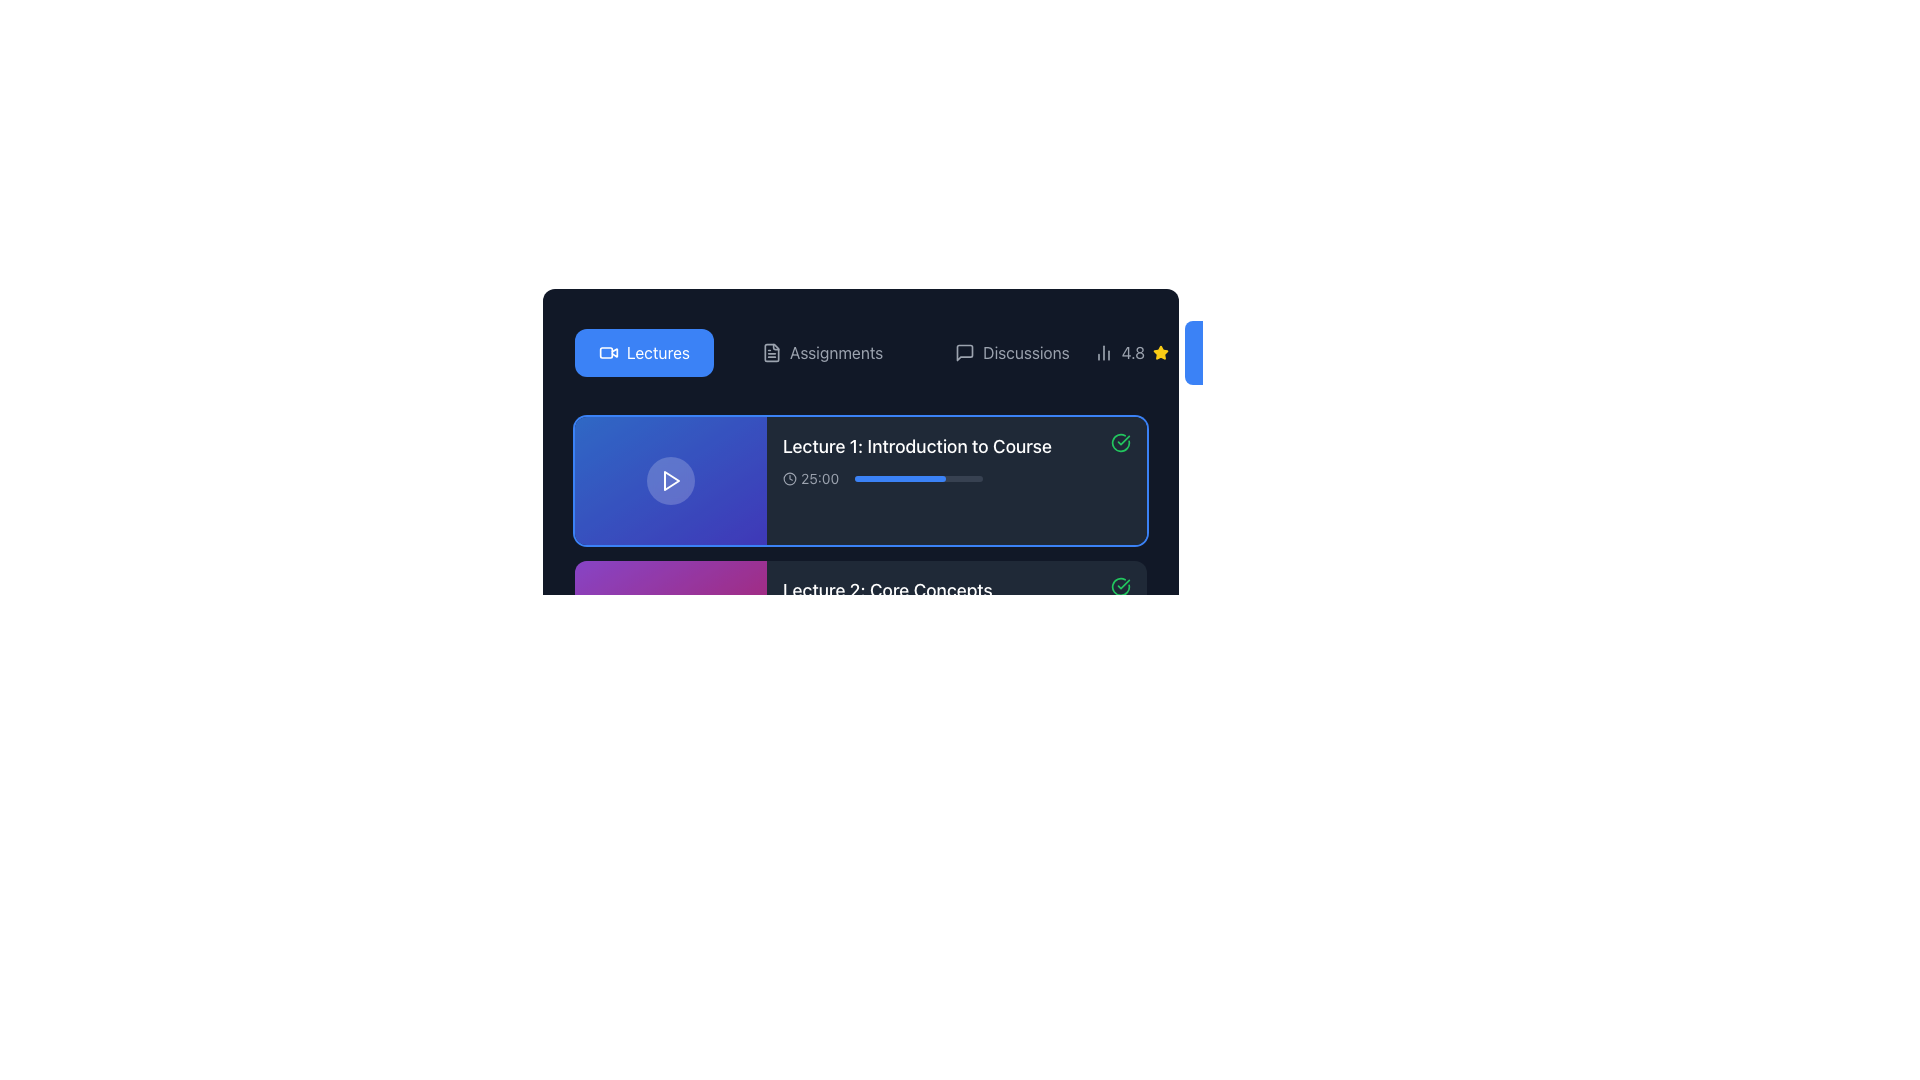 The width and height of the screenshot is (1920, 1080). I want to click on the 'Assignments' button, which is the second button in a group of three buttons, so click(822, 352).